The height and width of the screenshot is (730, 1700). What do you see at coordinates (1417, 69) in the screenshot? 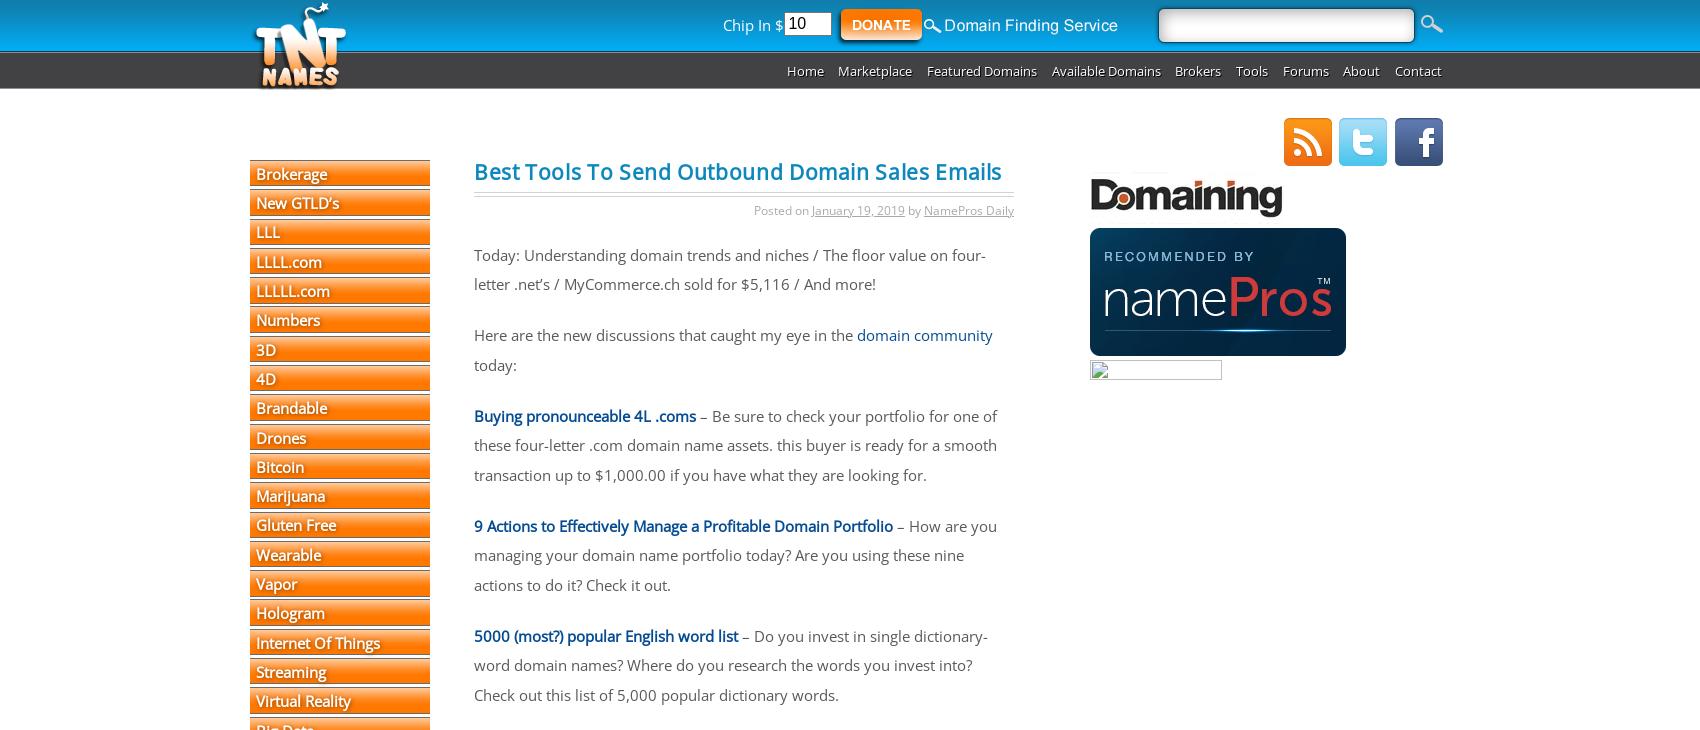
I see `'Contact'` at bounding box center [1417, 69].